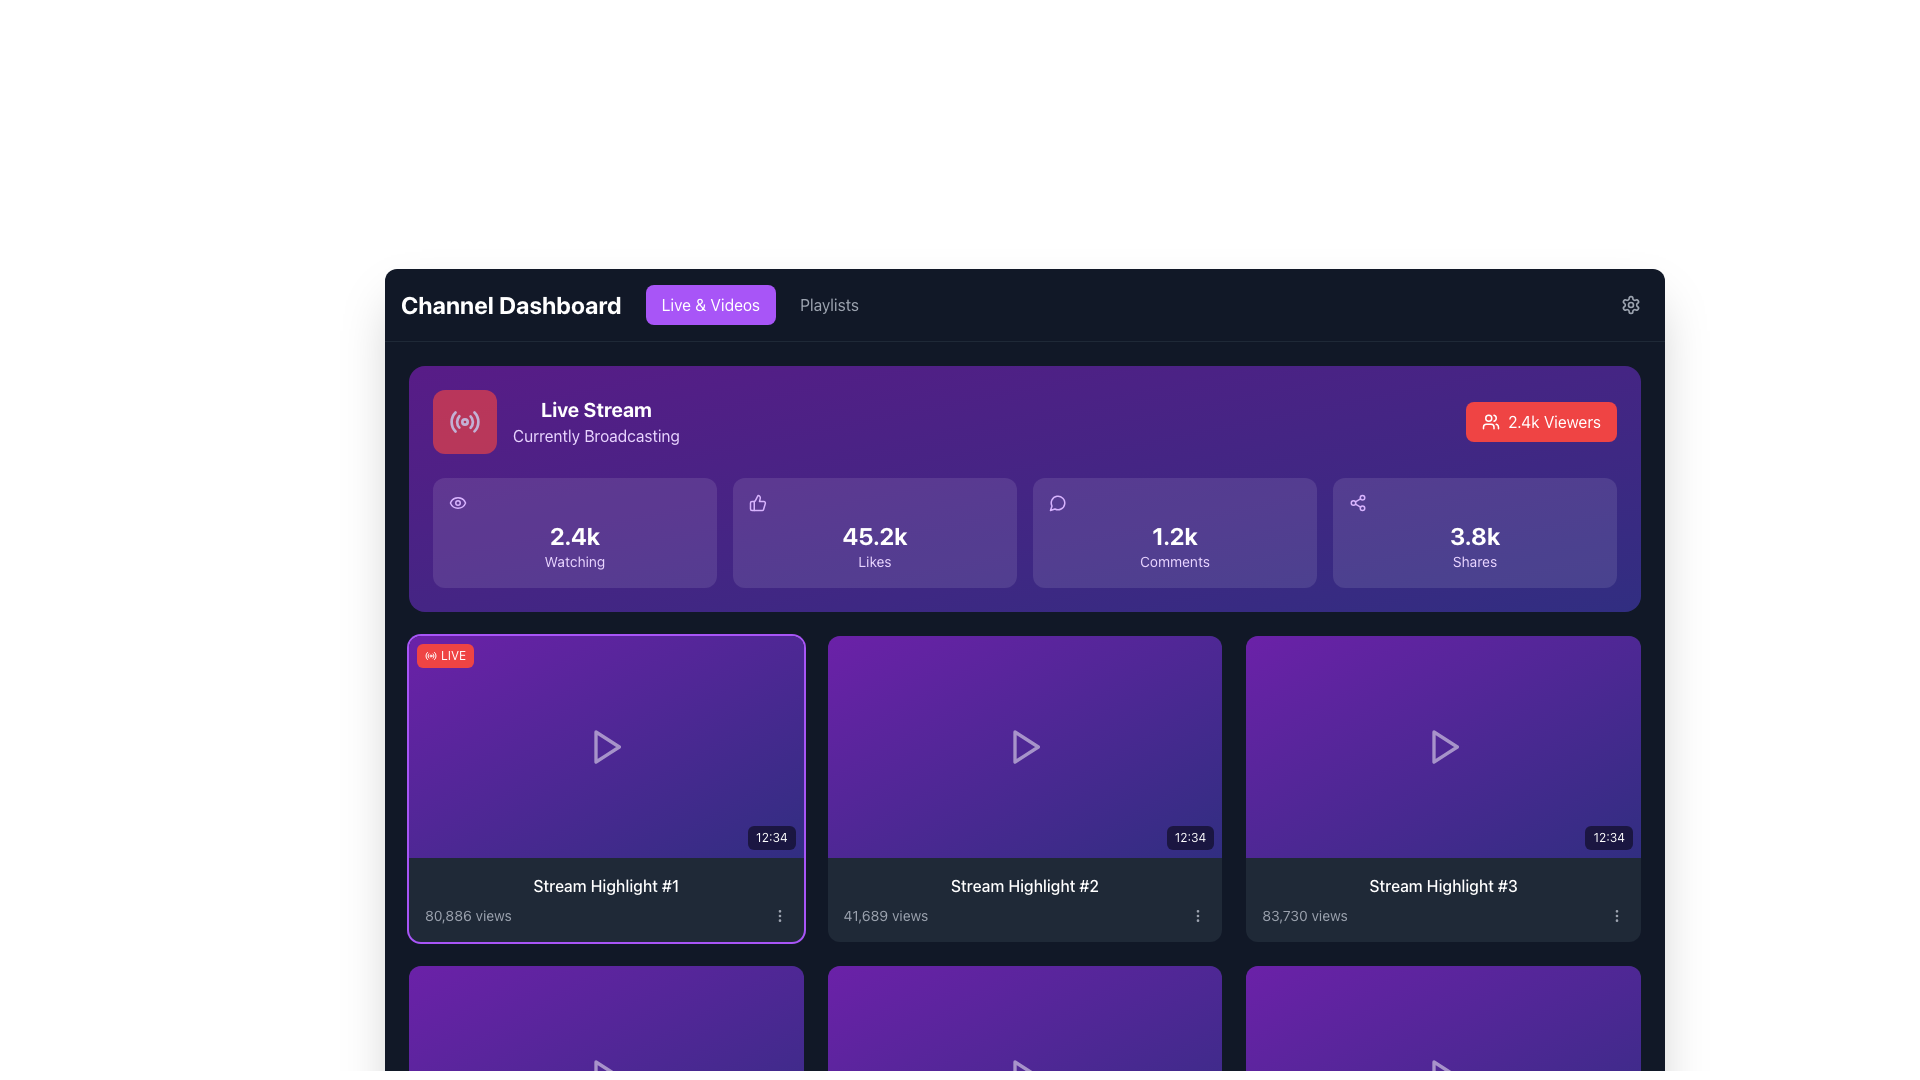 The height and width of the screenshot is (1080, 1920). Describe the element at coordinates (757, 501) in the screenshot. I see `the thumbs-up icon, which is a purple outline style located next to the '45.2k Likes' text within the Likes card on the dashboard interface` at that location.